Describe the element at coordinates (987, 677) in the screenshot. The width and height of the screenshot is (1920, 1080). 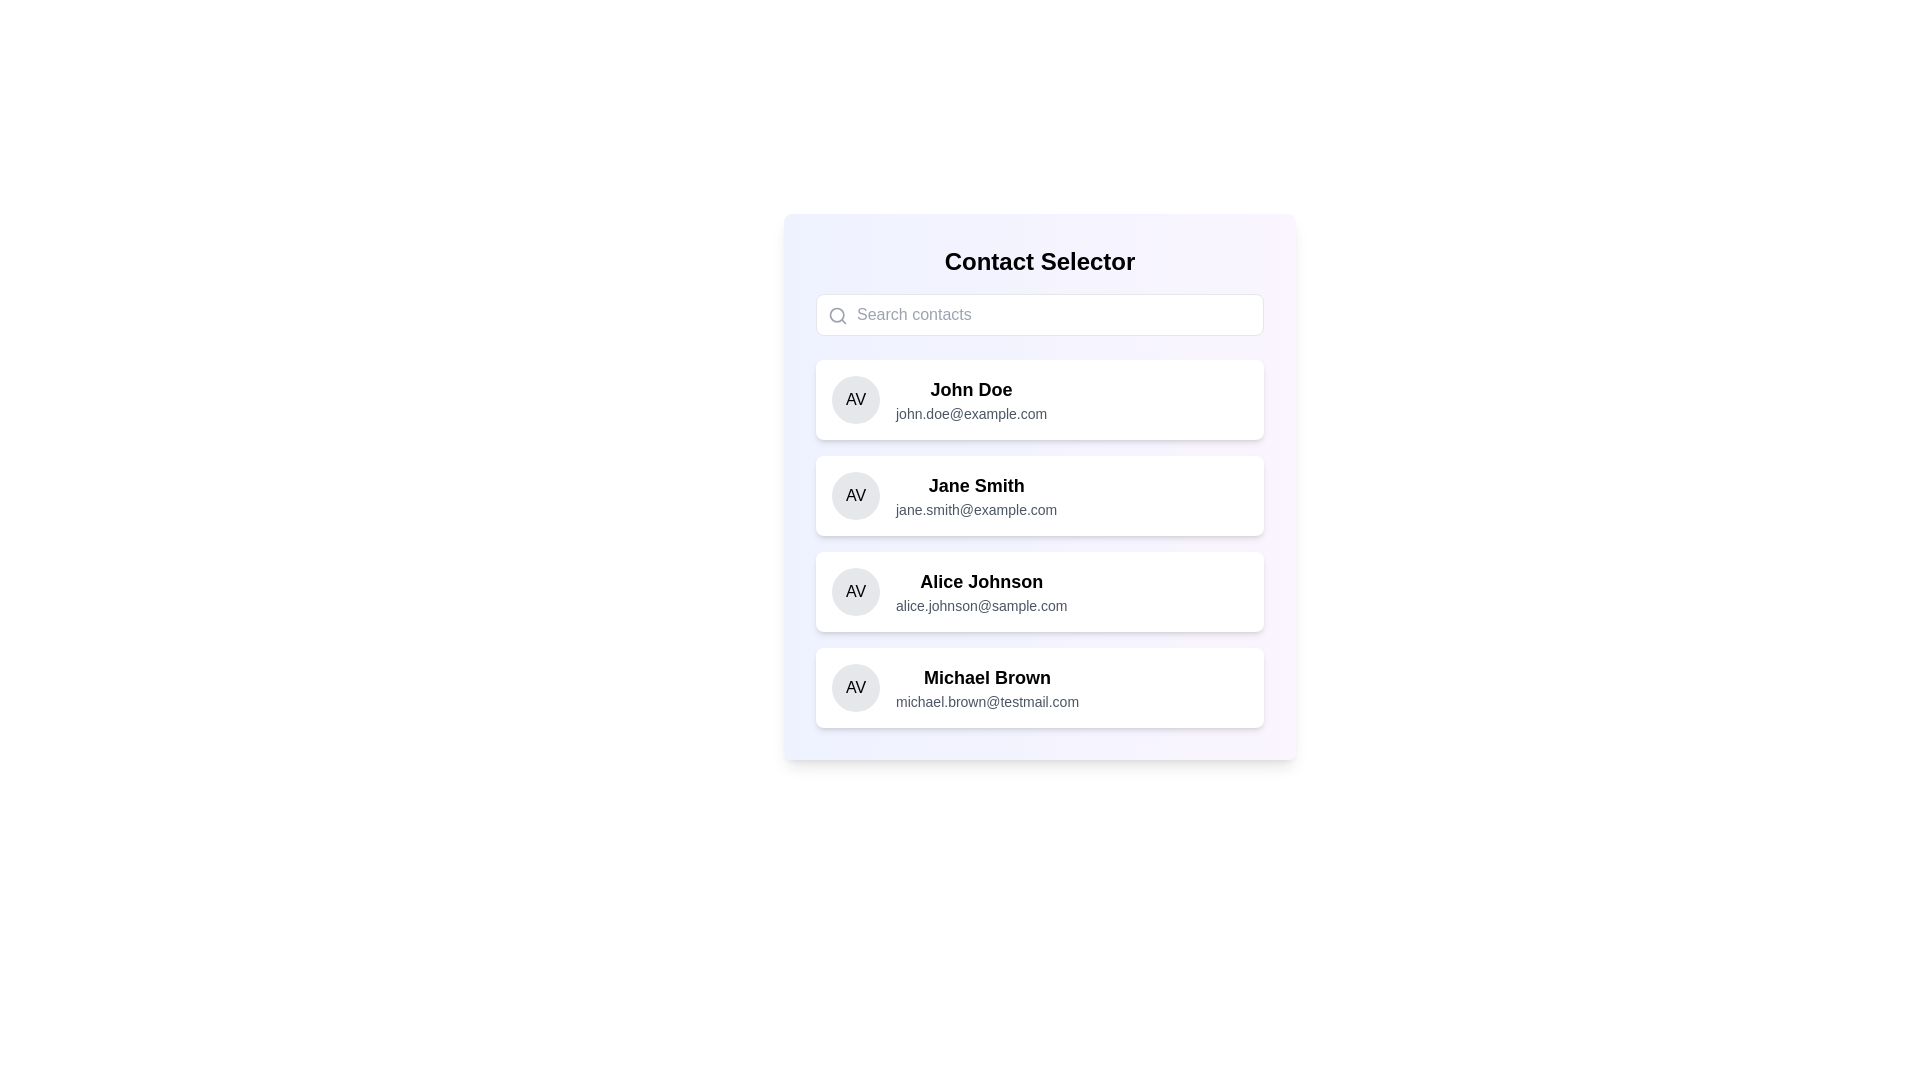
I see `the text label displaying 'Michael Brown', which is styled prominently in bold and is part of a contact card, positioned above the email address` at that location.